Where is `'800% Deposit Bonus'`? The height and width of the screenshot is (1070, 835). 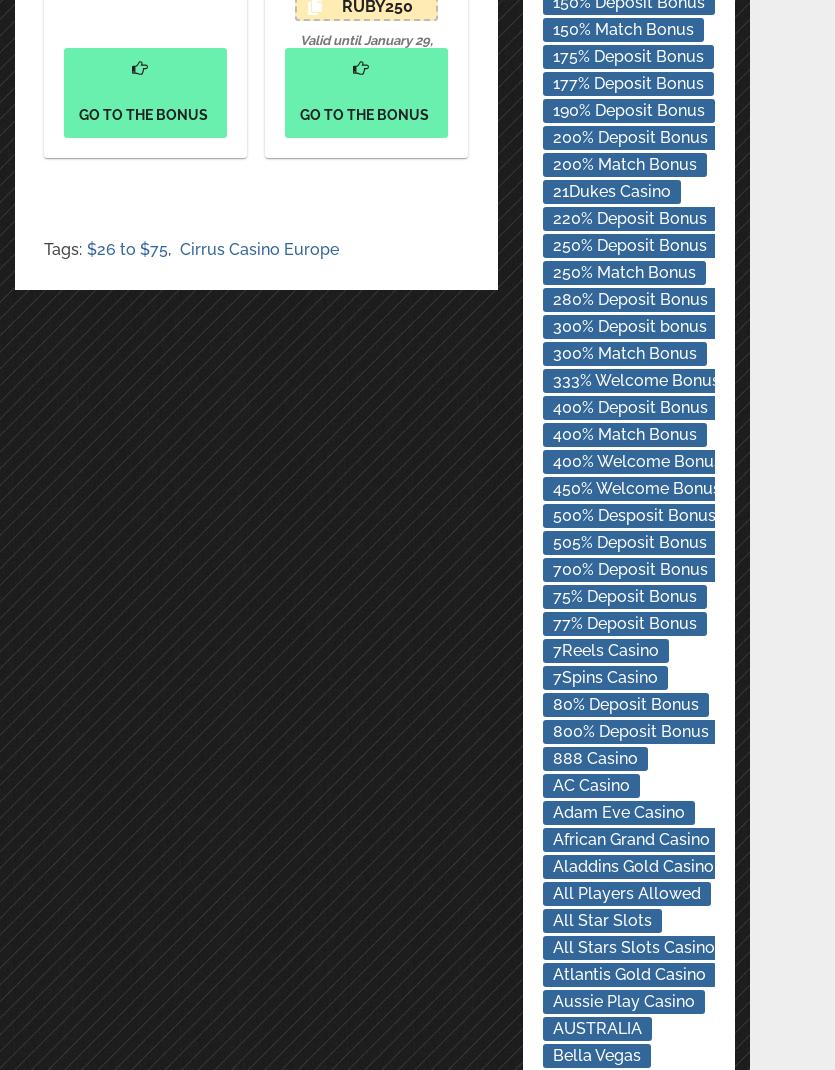 '800% Deposit Bonus' is located at coordinates (629, 730).